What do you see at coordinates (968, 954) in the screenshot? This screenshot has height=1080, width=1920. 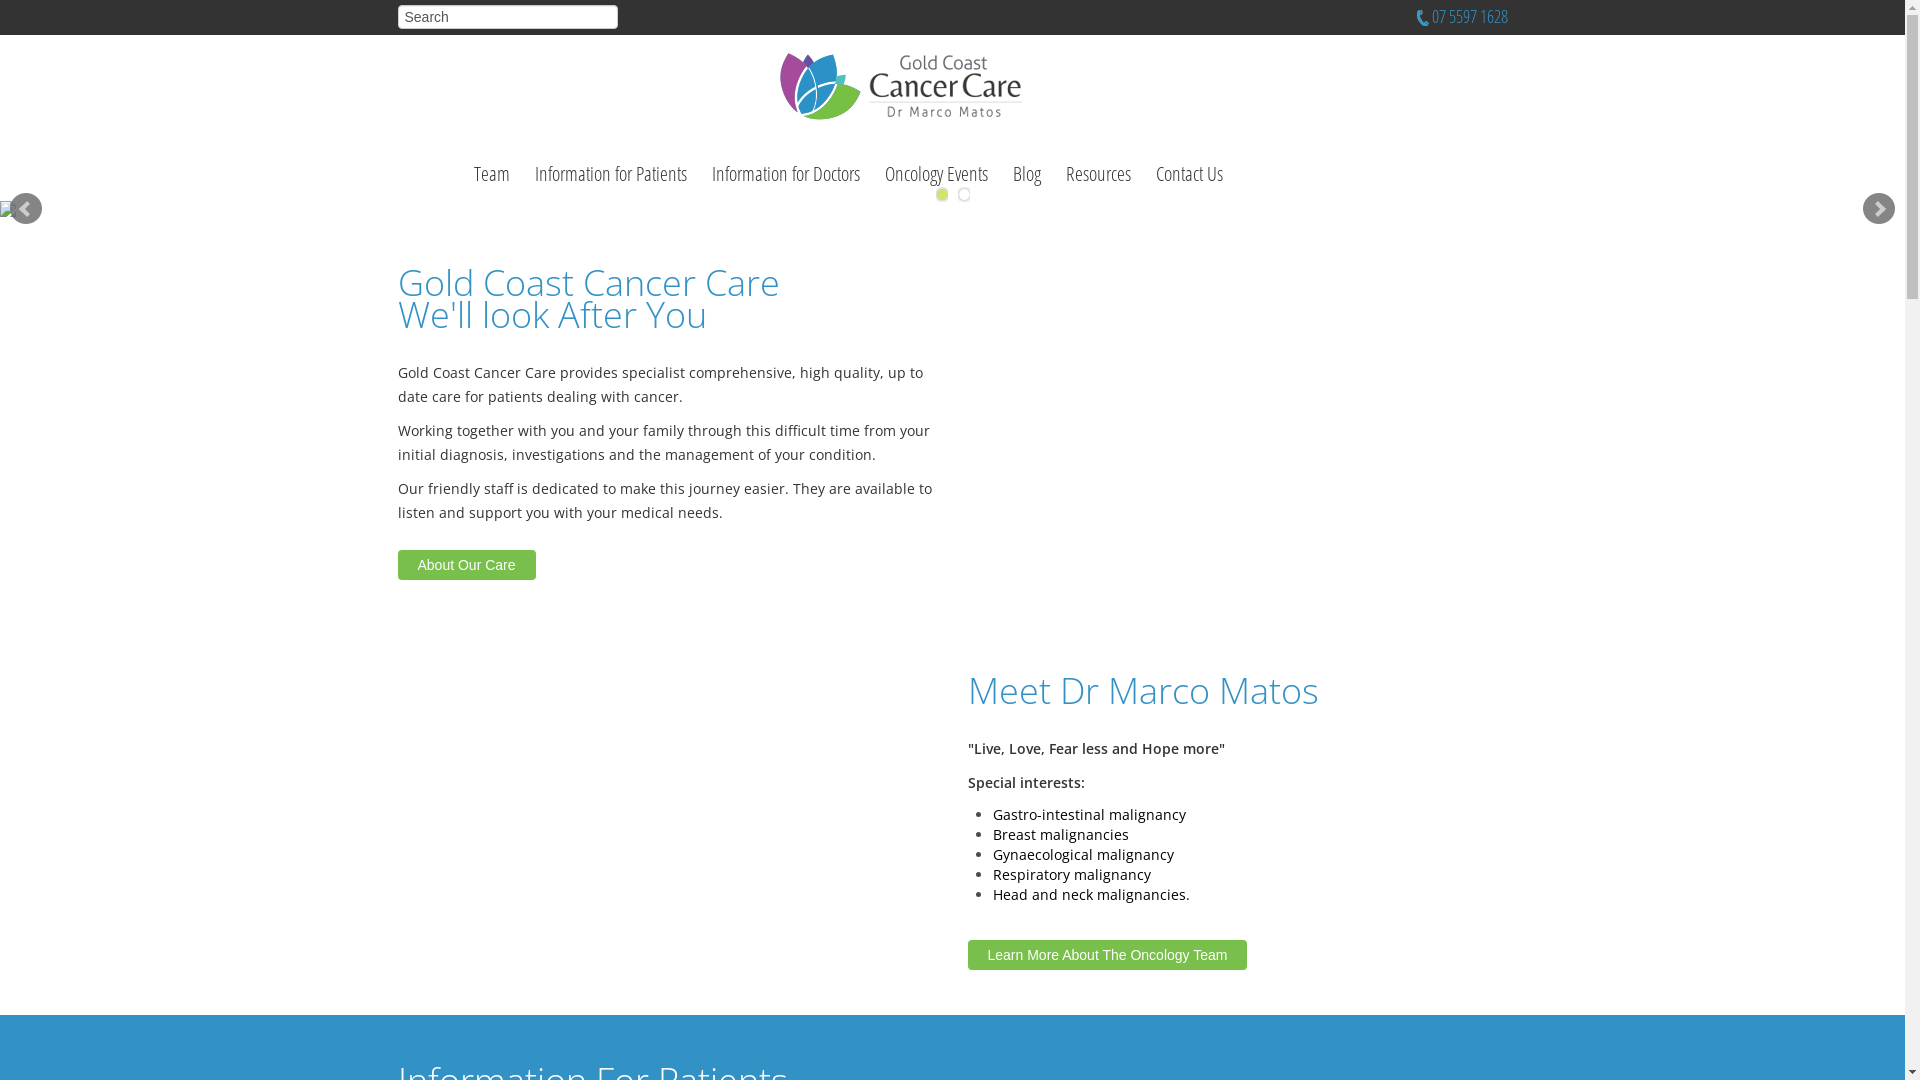 I see `'Learn More About The Oncology Team'` at bounding box center [968, 954].